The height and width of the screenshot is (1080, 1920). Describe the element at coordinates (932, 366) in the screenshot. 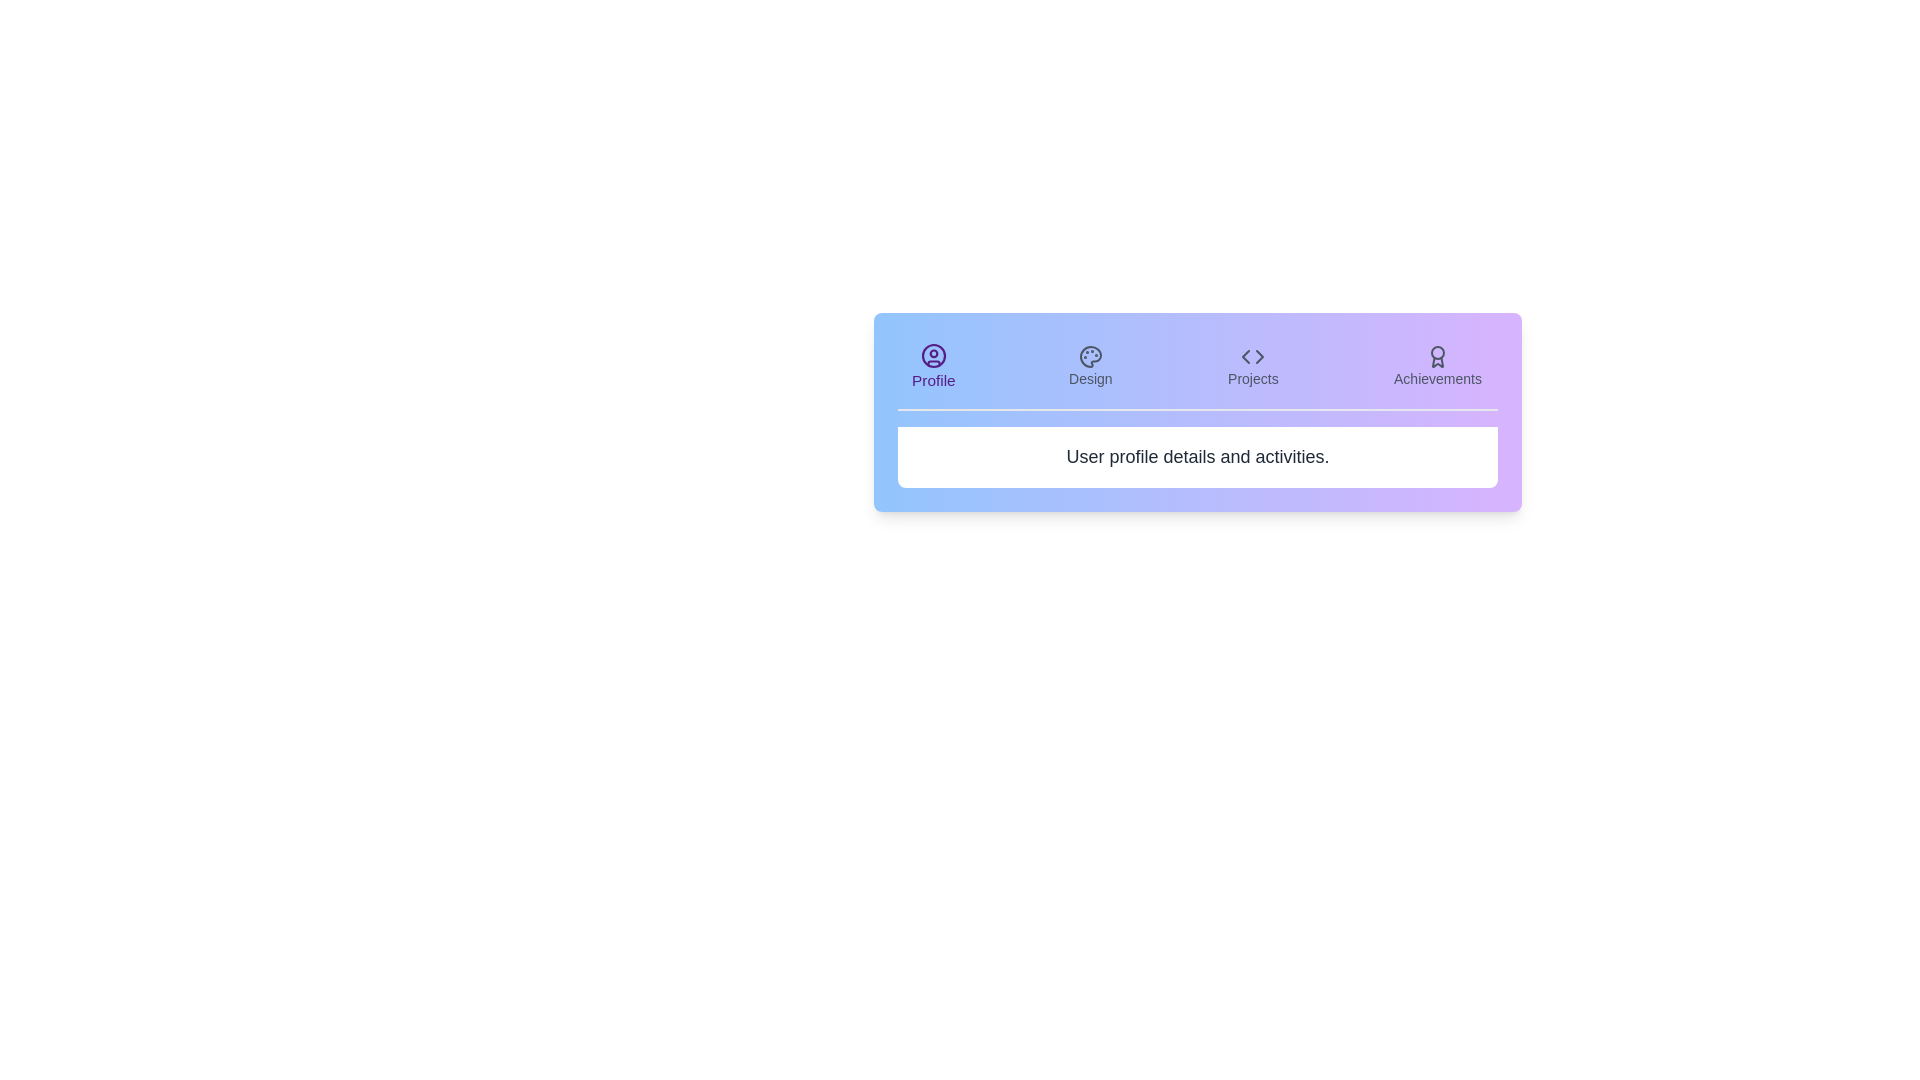

I see `the tab labeled Profile to view its content` at that location.